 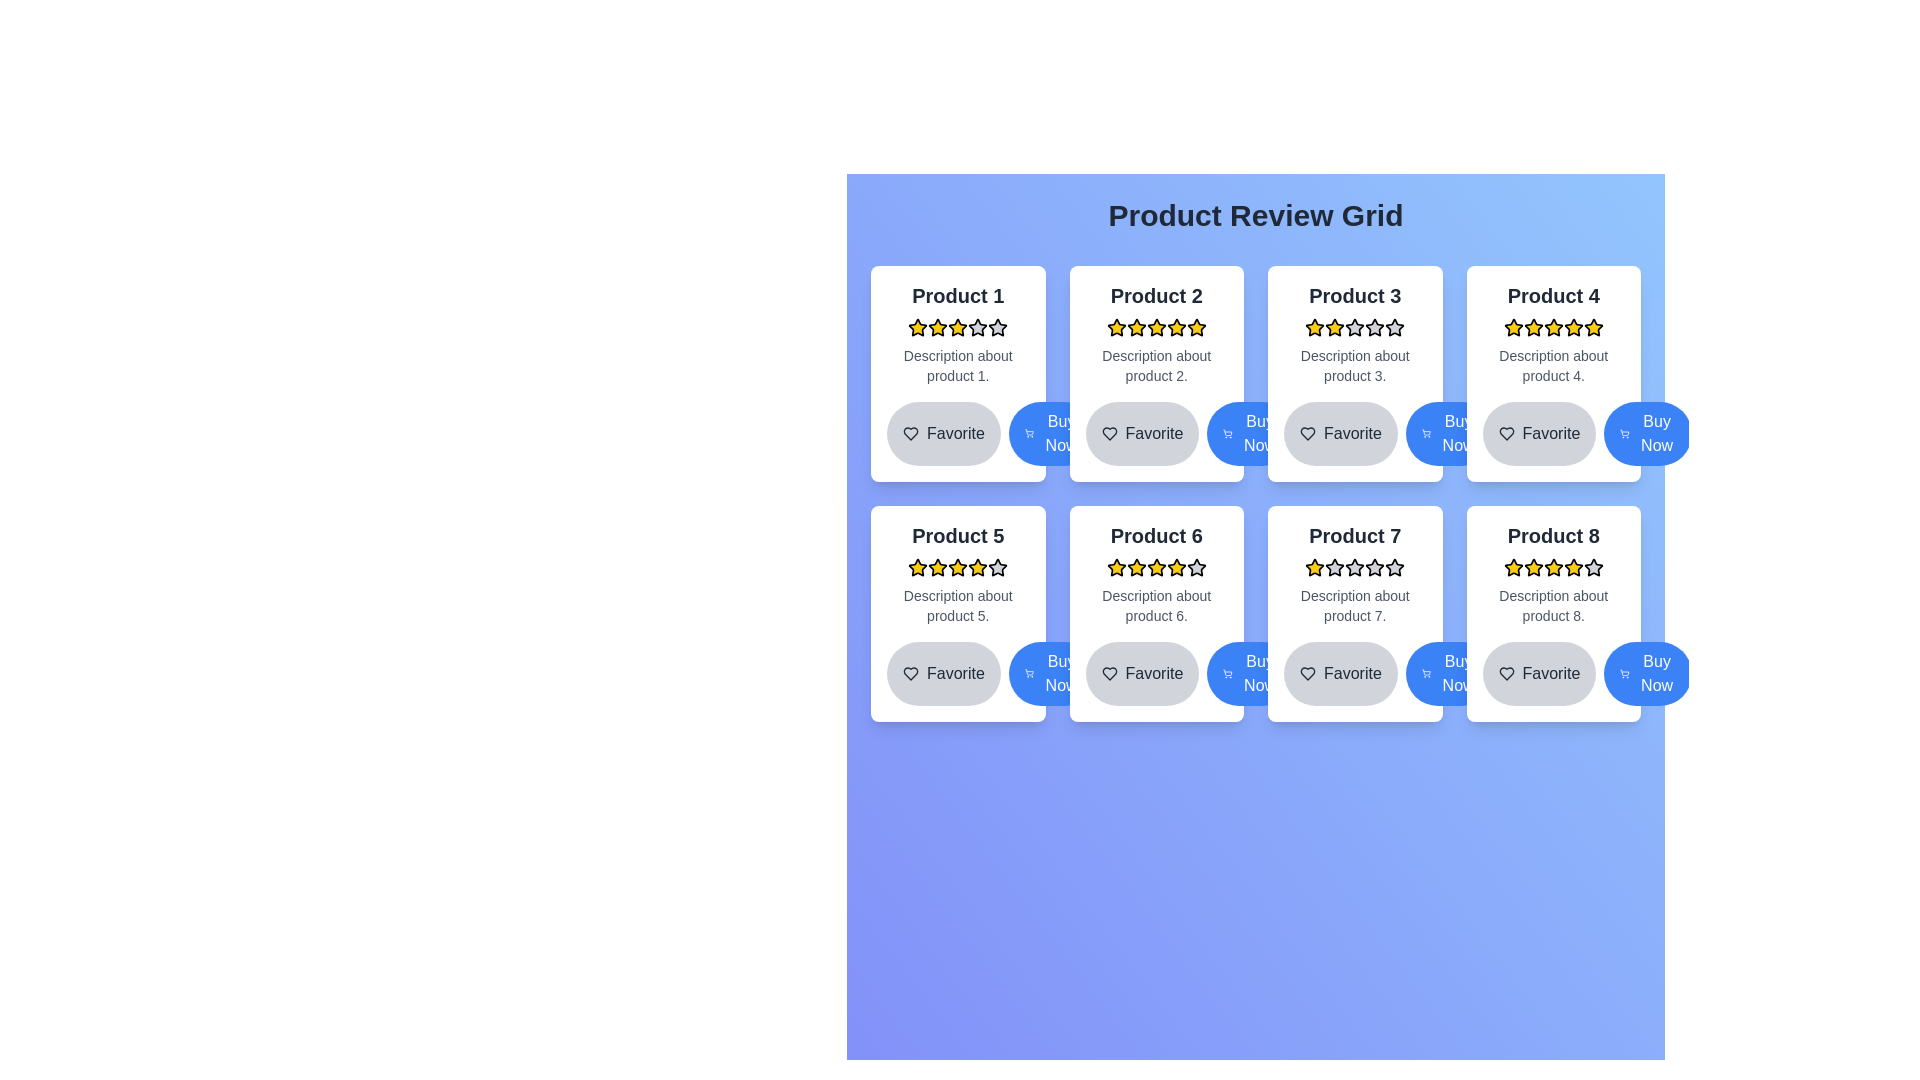 I want to click on the fifth star-shaped rating icon in the 'Product 7' card, so click(x=1394, y=567).